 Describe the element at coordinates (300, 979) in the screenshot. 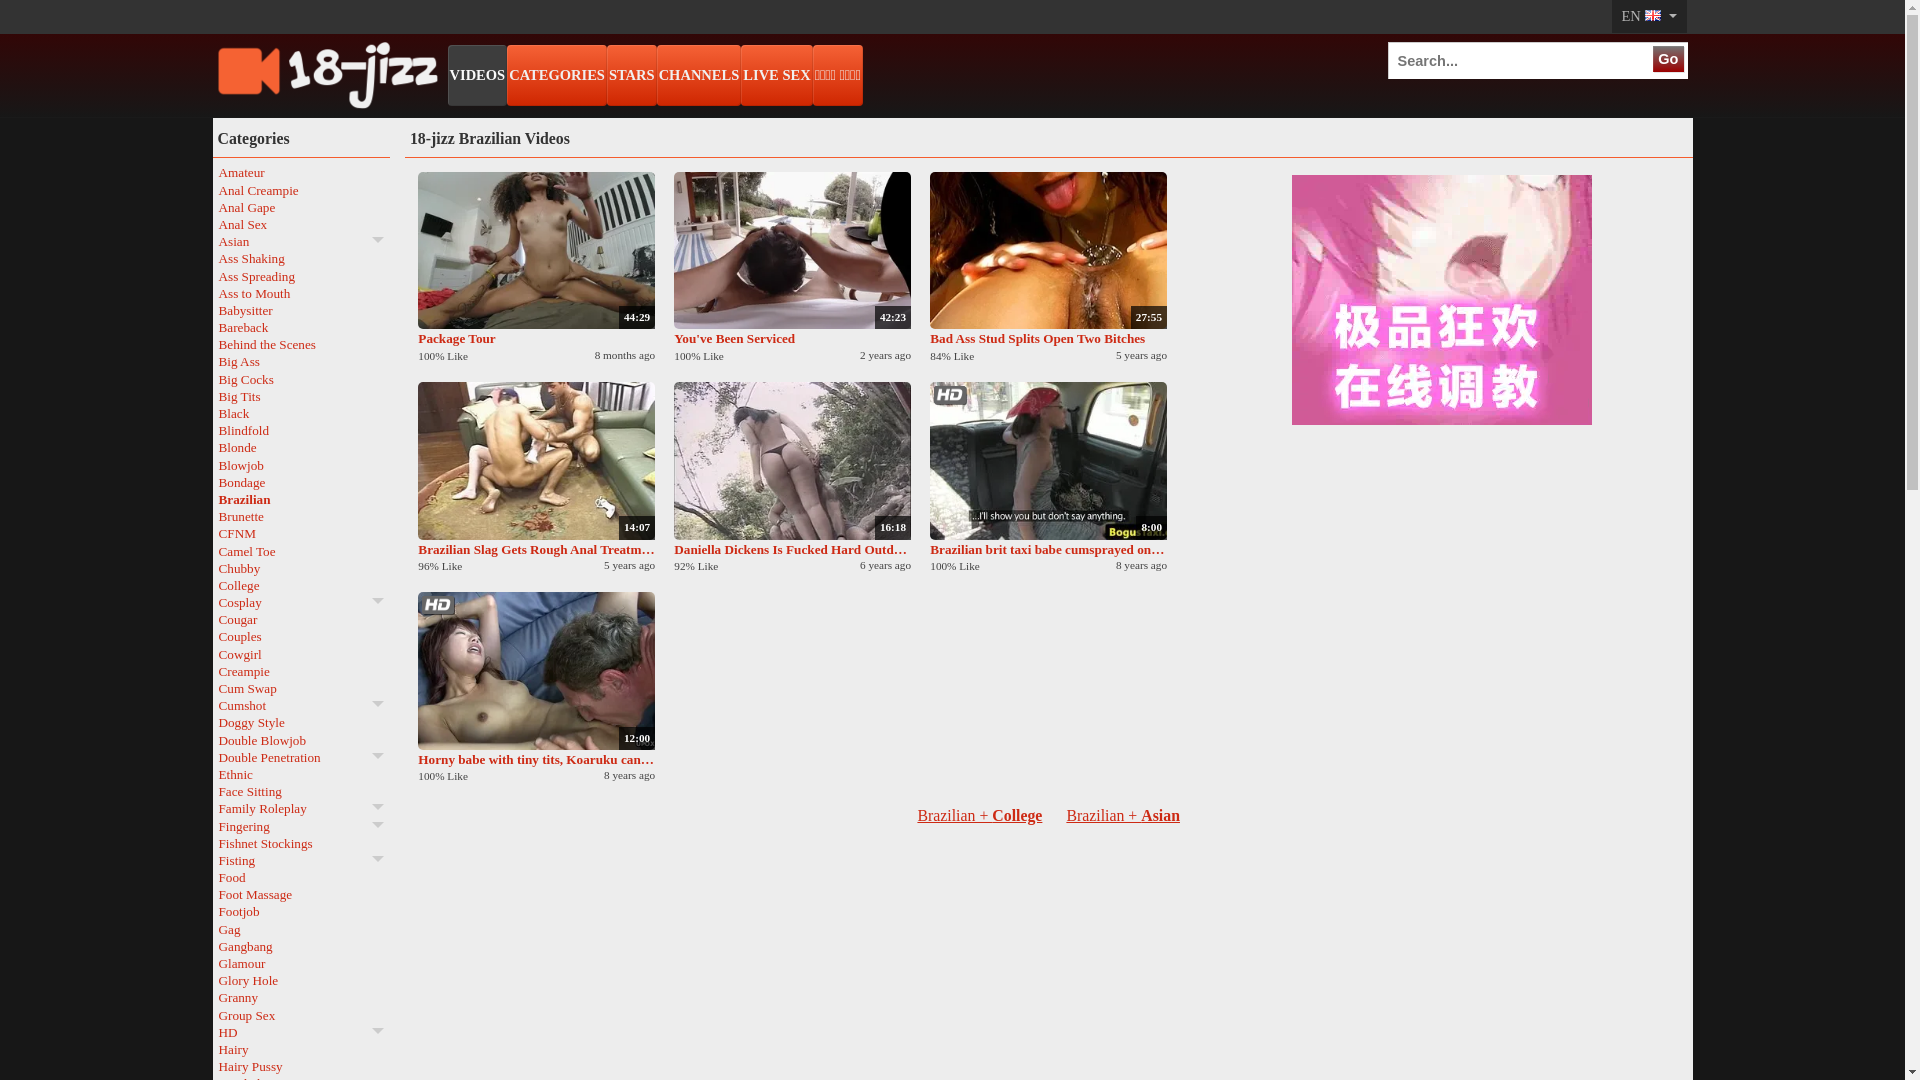

I see `'Glory Hole'` at that location.